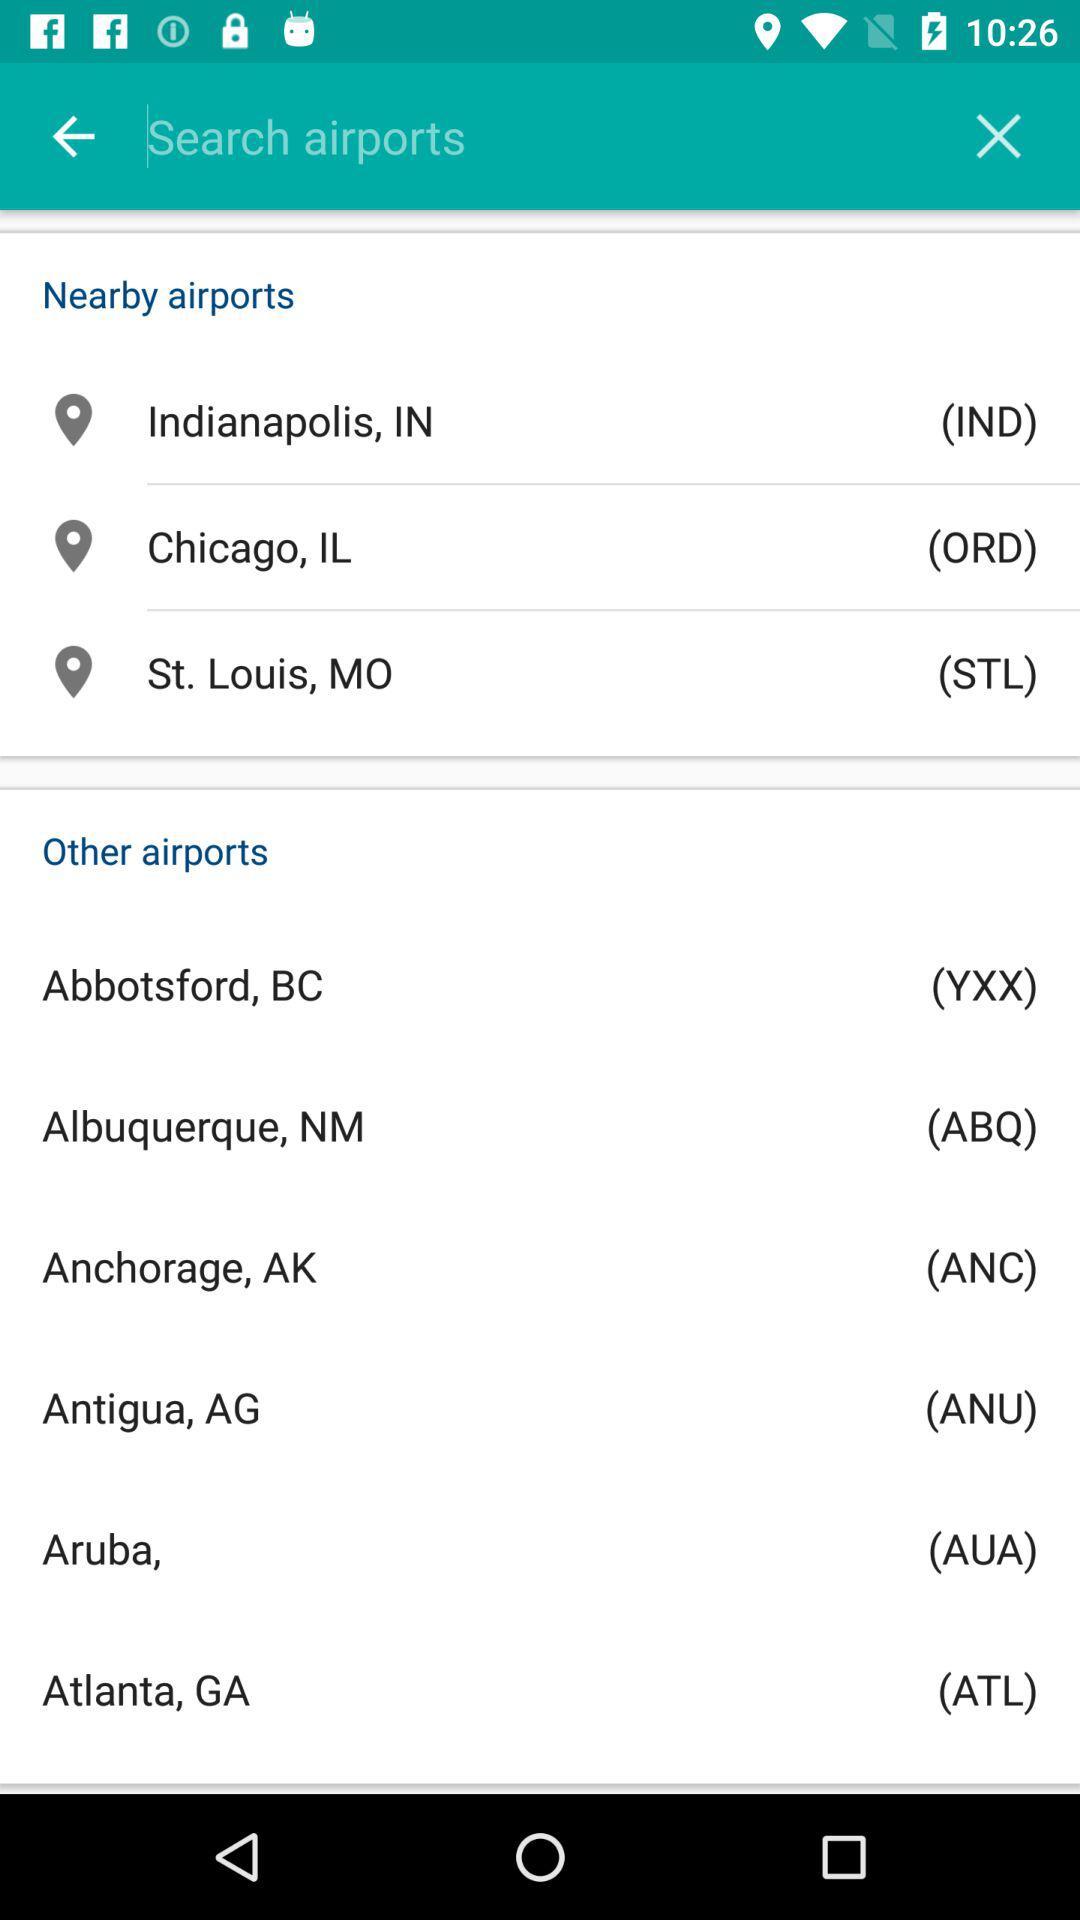 Image resolution: width=1080 pixels, height=1920 pixels. What do you see at coordinates (72, 135) in the screenshot?
I see `icon above nearby airports` at bounding box center [72, 135].